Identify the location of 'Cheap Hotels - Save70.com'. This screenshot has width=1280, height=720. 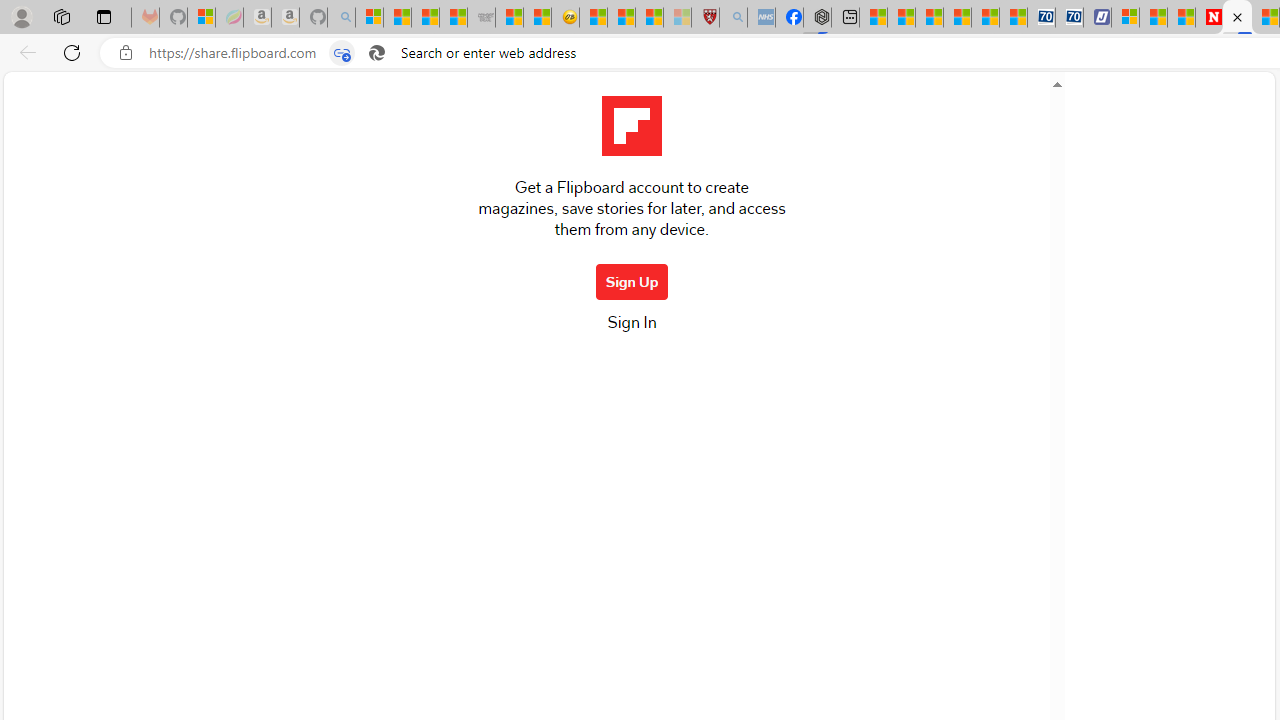
(1068, 17).